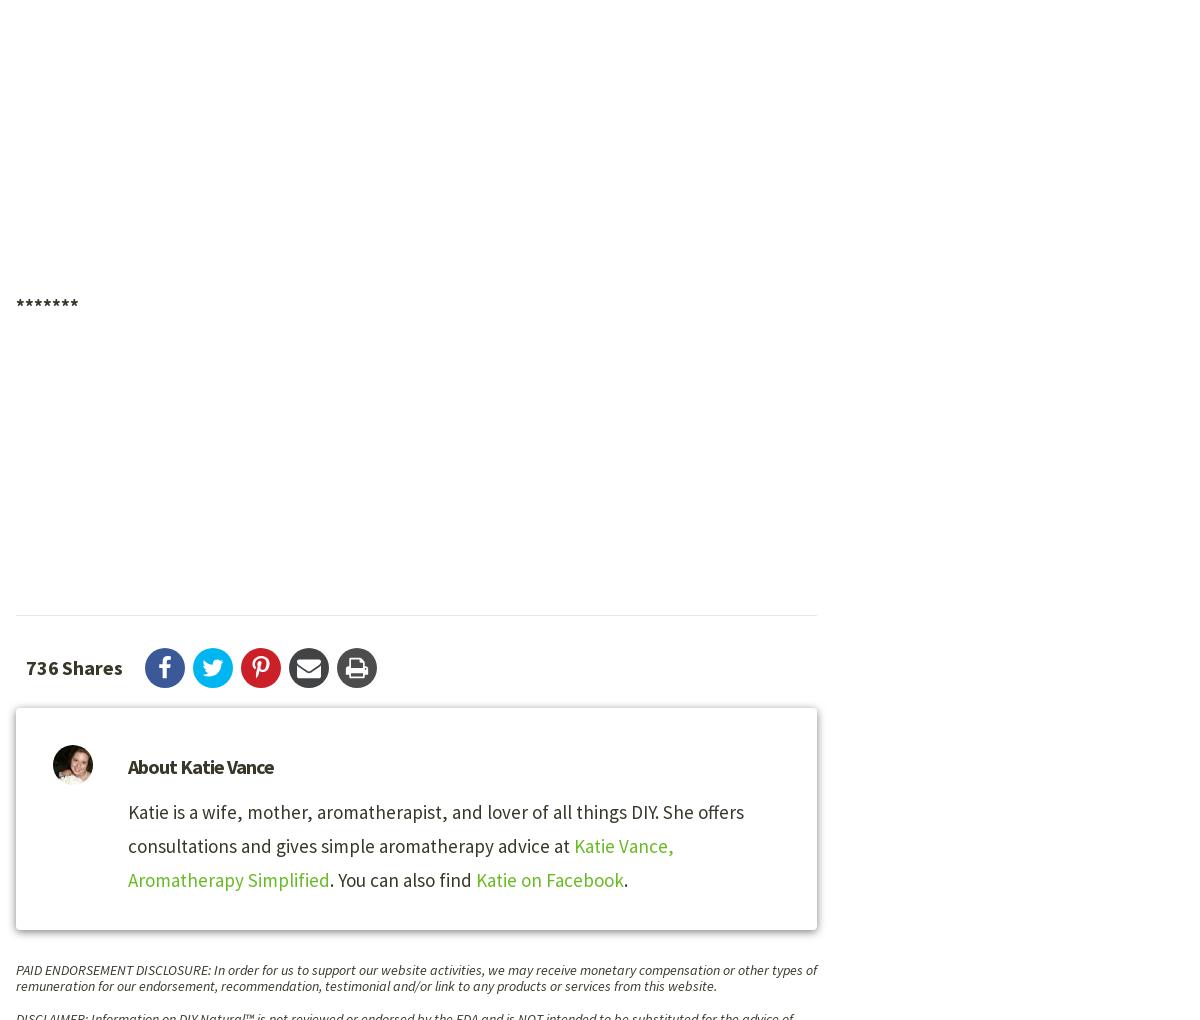 This screenshot has height=1020, width=1200. Describe the element at coordinates (92, 667) in the screenshot. I see `'Shares'` at that location.